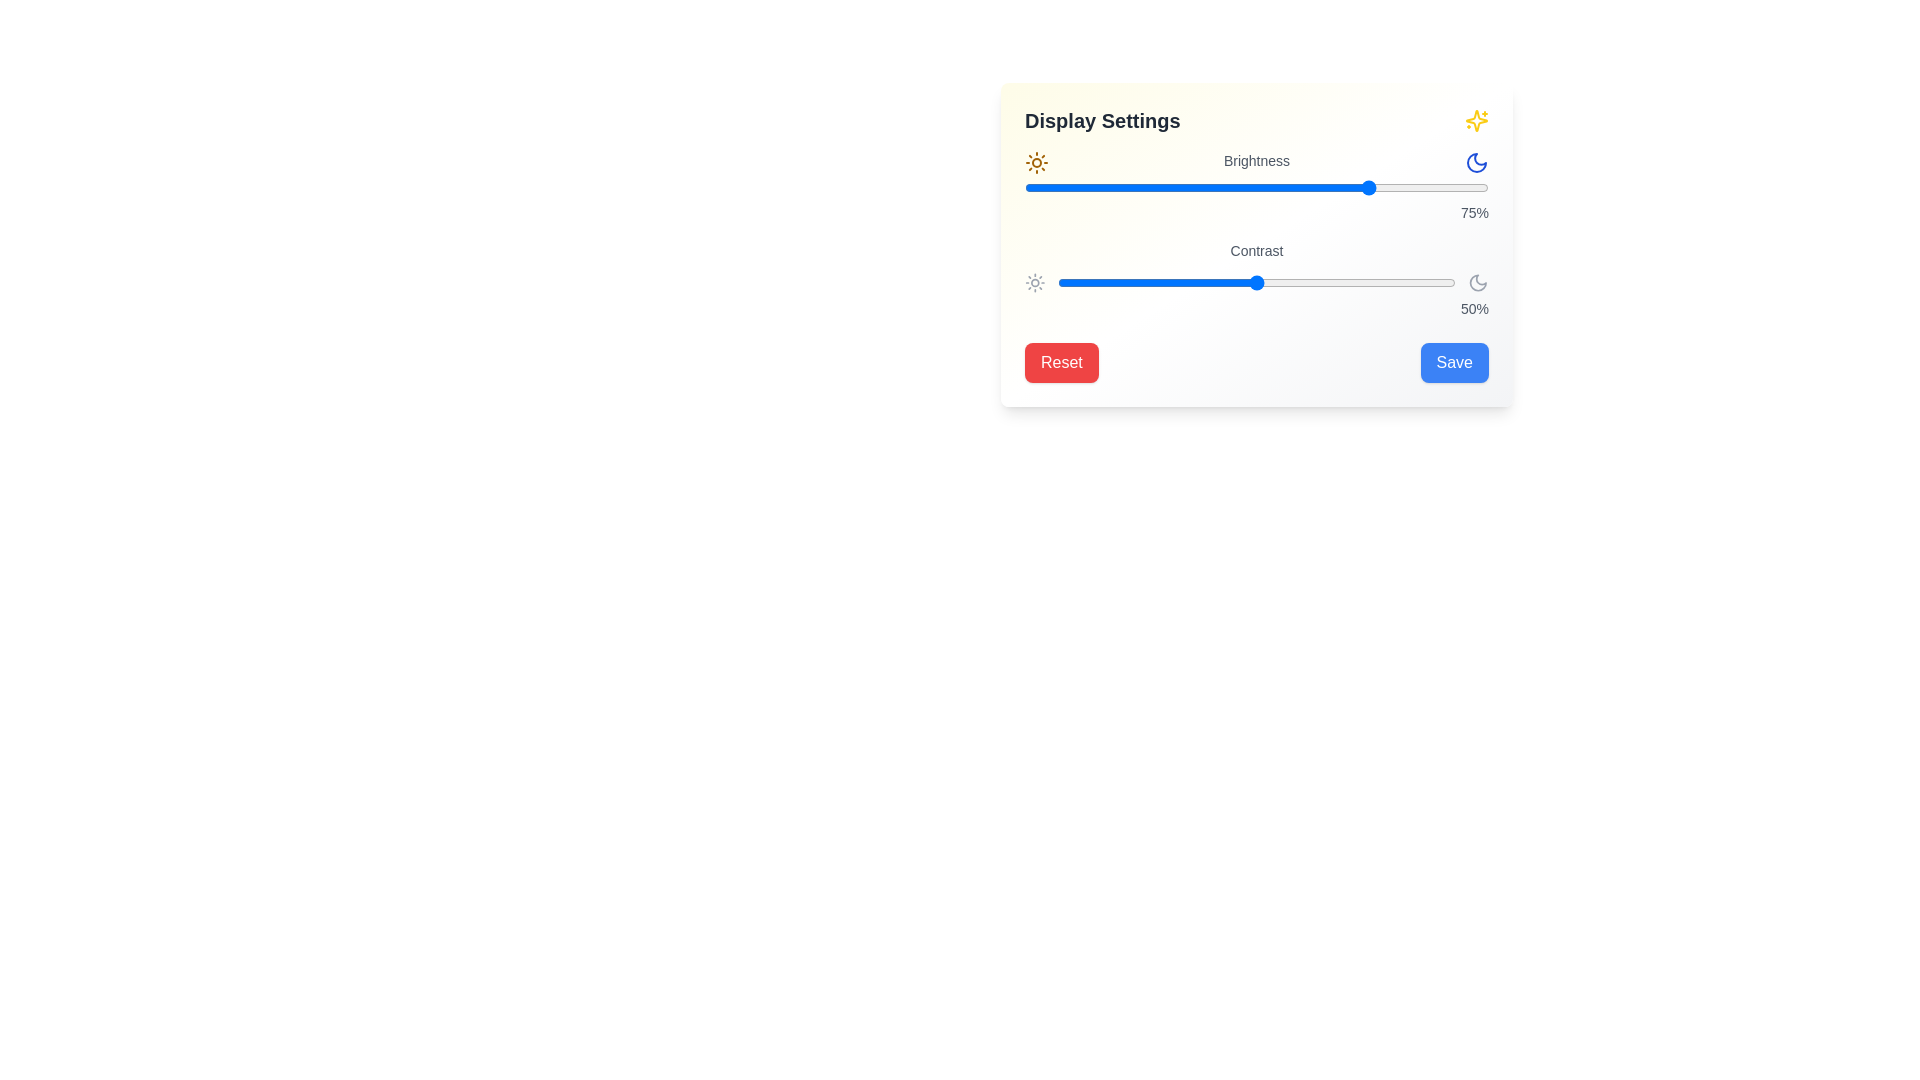  I want to click on the contrast level, so click(1099, 282).